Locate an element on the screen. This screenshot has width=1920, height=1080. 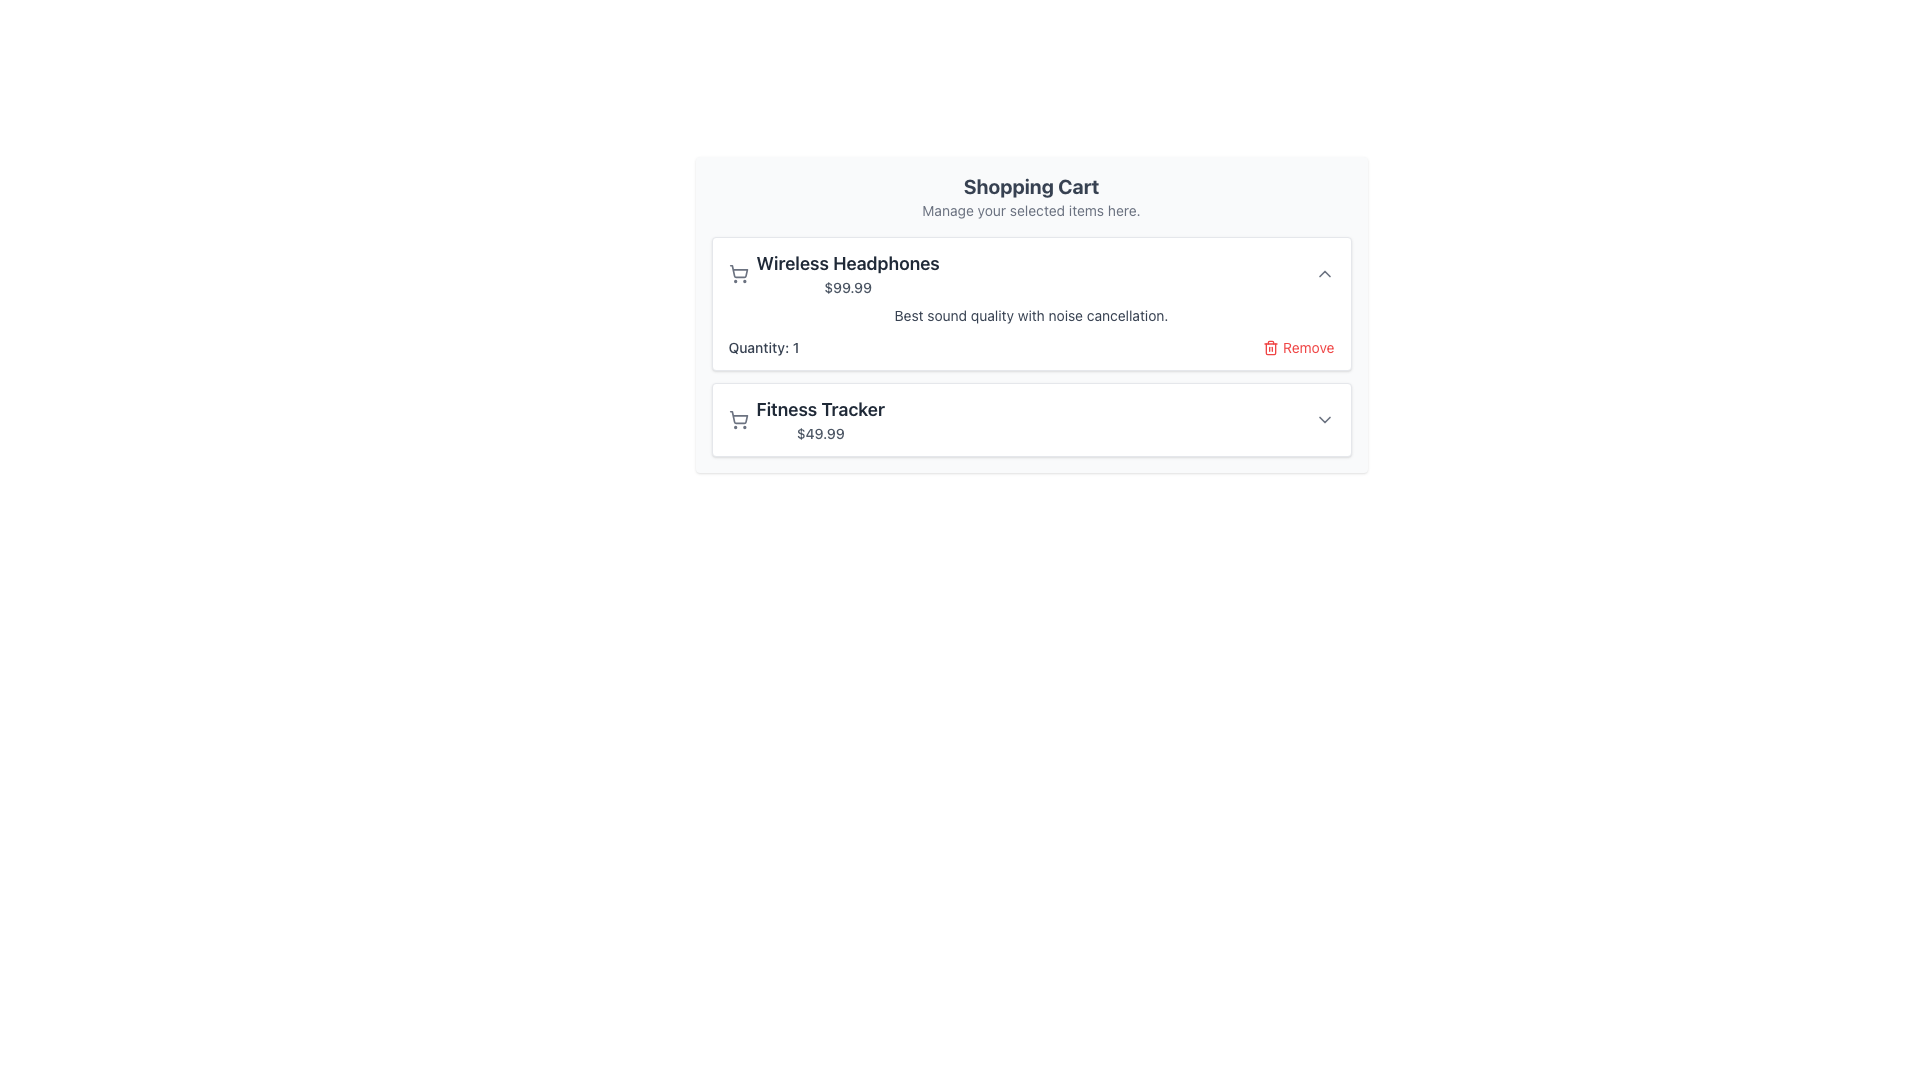
the upward-pointing chevron icon located at the top right corner of the product details section for 'Wireless Headphones' is located at coordinates (1324, 273).